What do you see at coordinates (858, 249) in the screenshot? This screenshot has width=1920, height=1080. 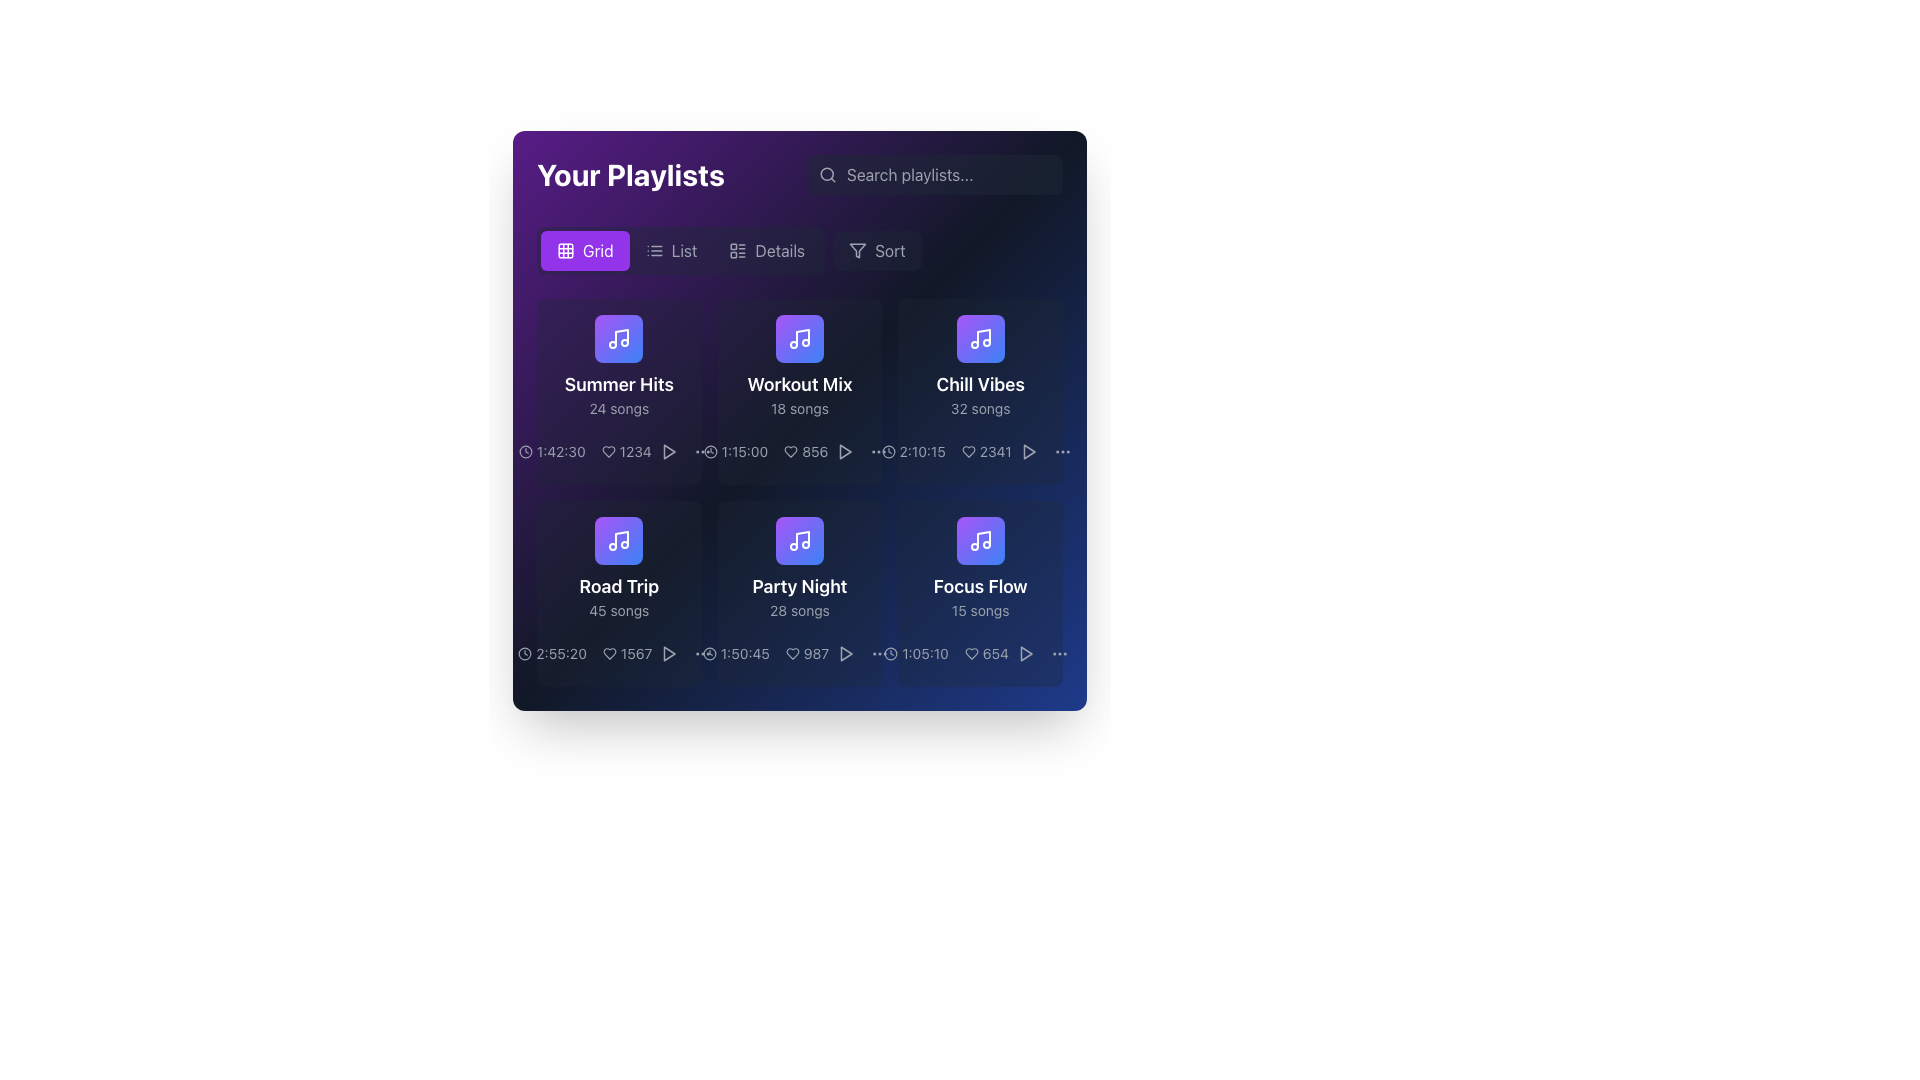 I see `the sort icon located within the 'Sort' button area near the top right of the interface` at bounding box center [858, 249].